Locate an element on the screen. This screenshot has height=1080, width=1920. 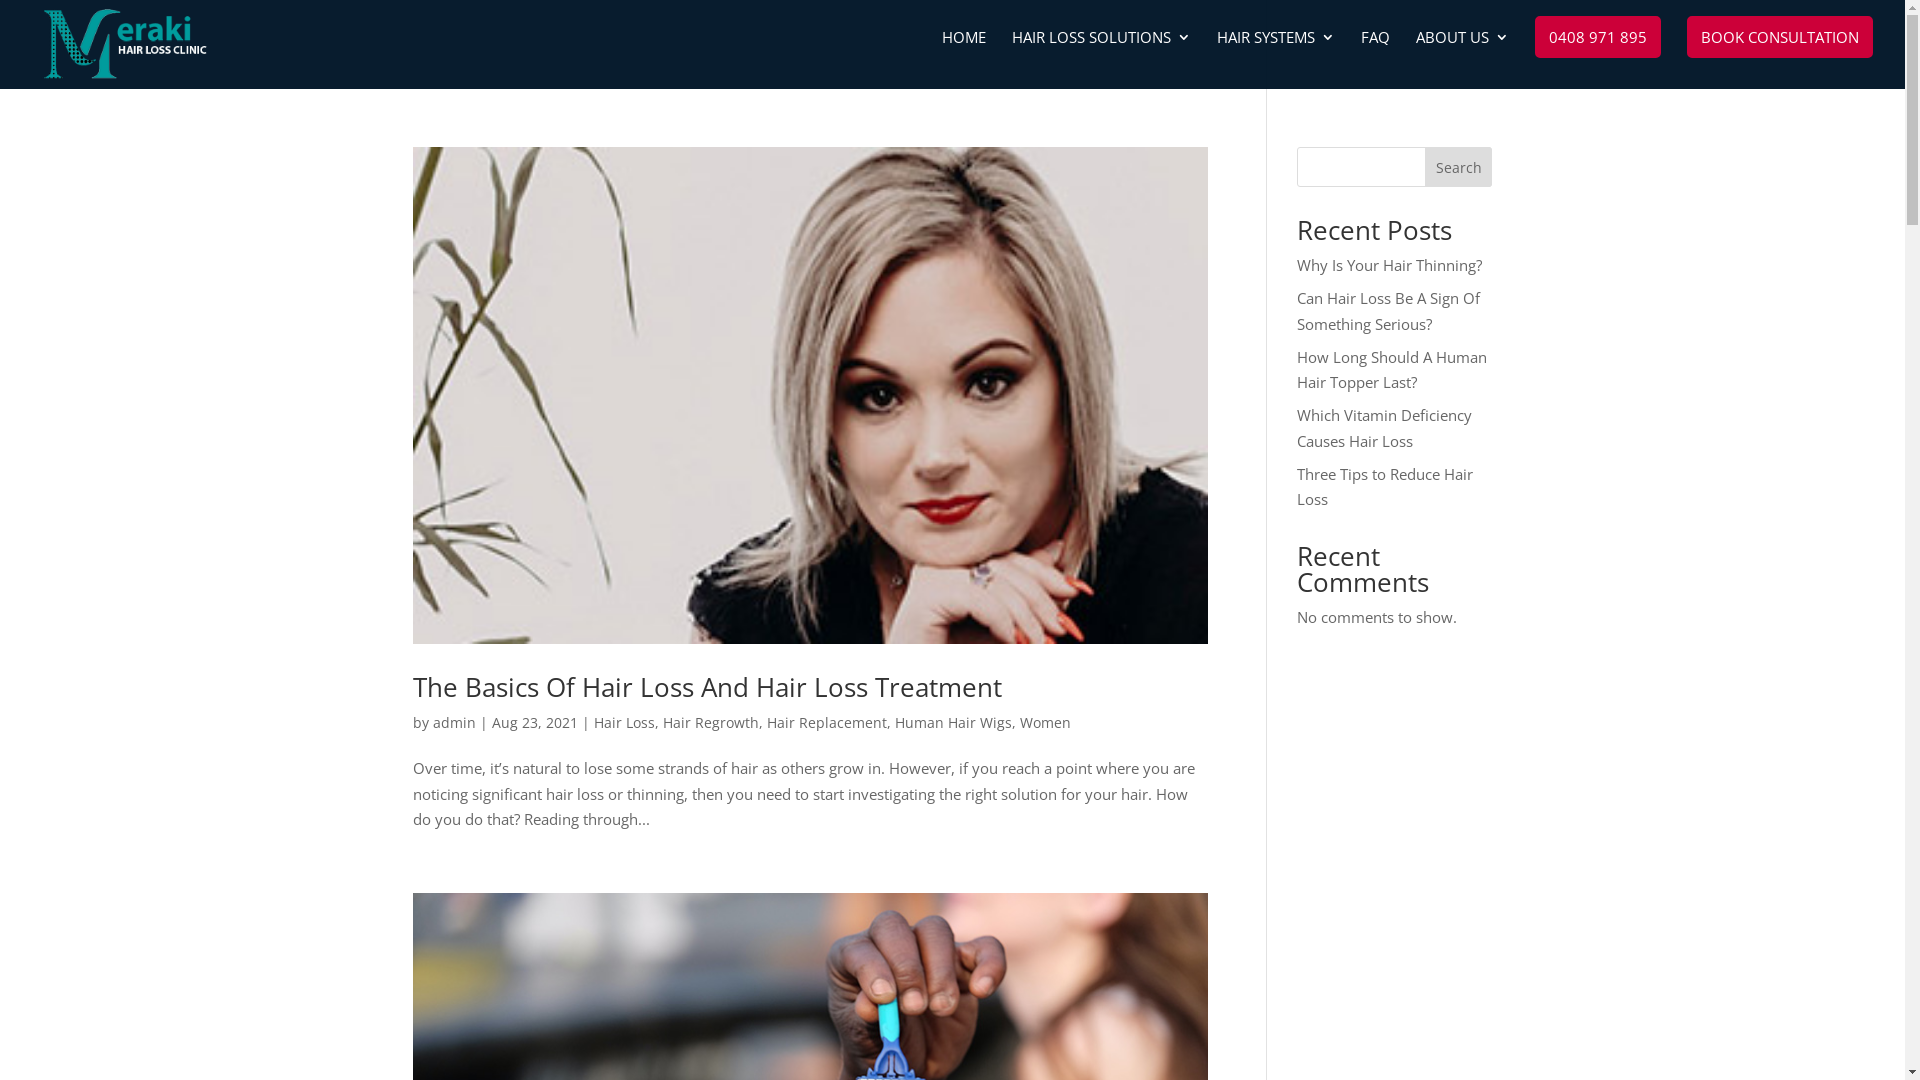
'BOOK CONSULTATION' is located at coordinates (1780, 37).